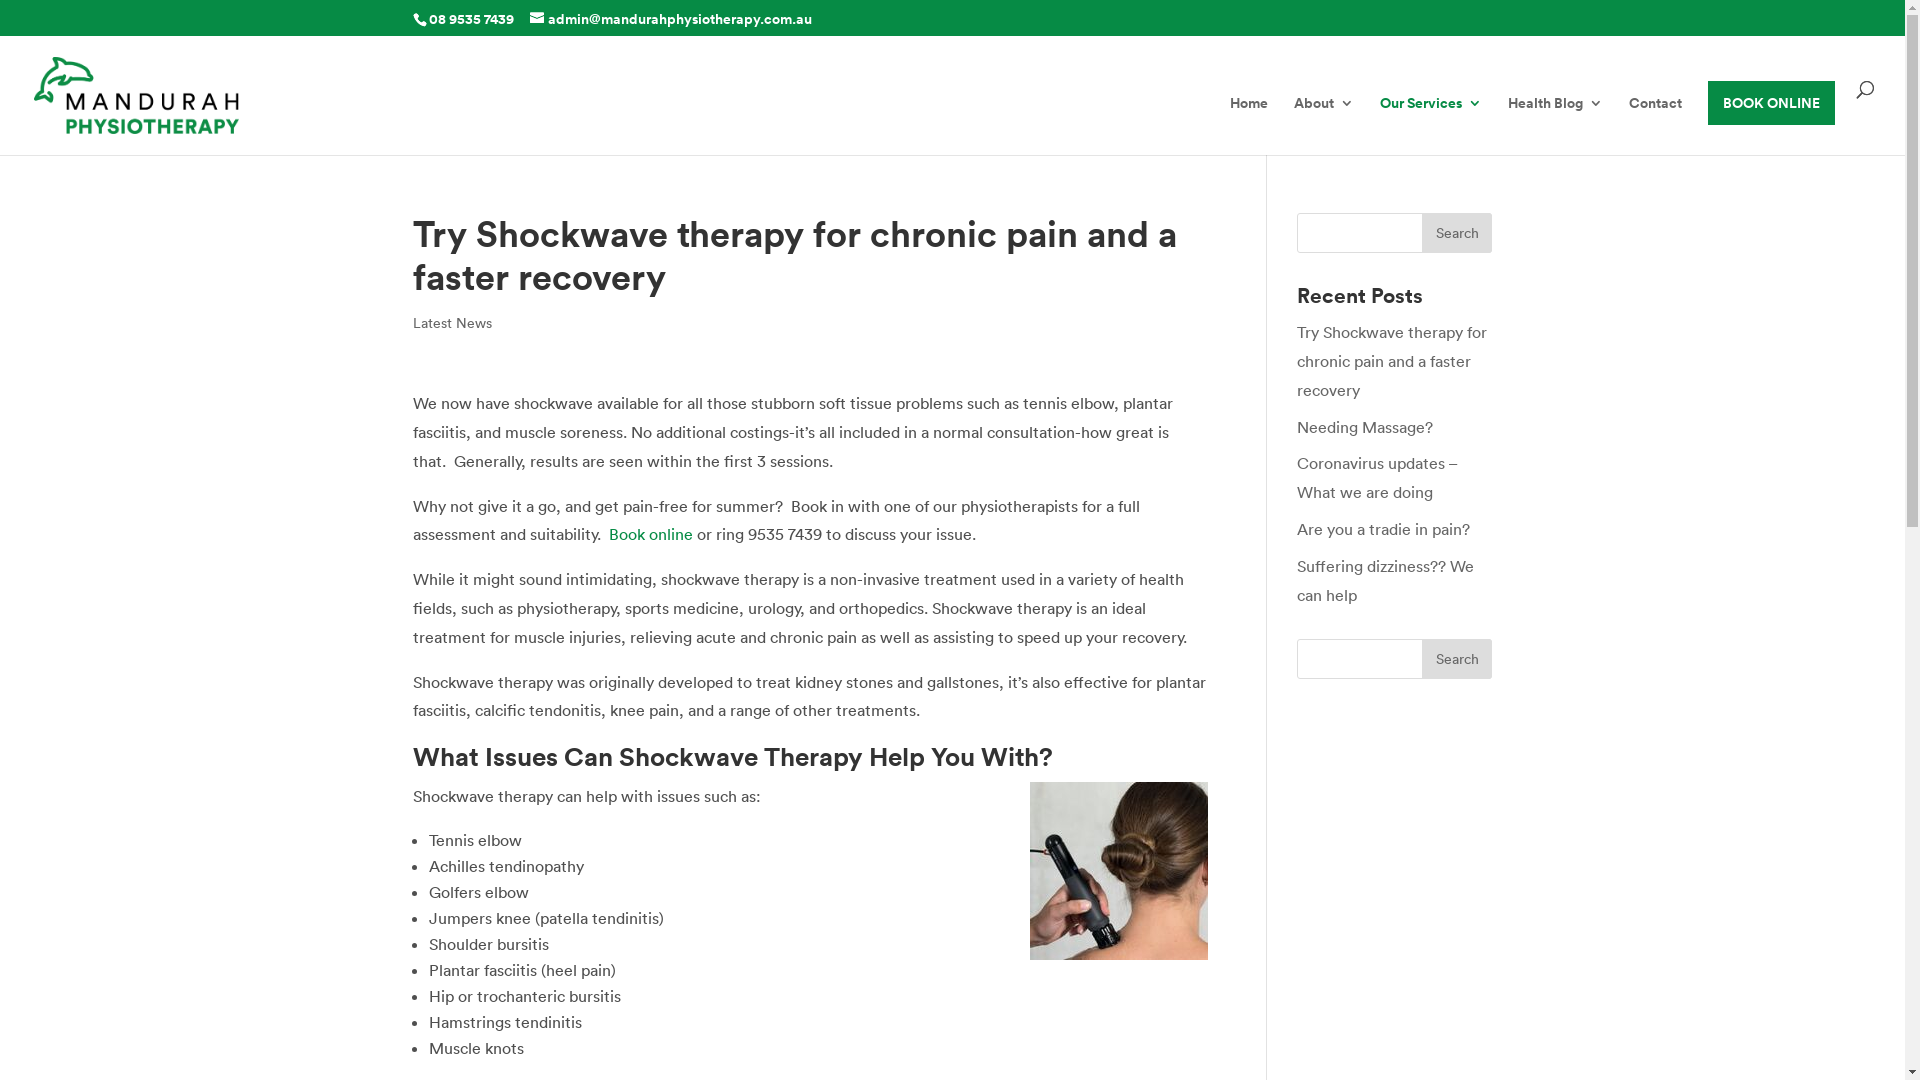  I want to click on 'BOOK ONLINE', so click(1771, 103).